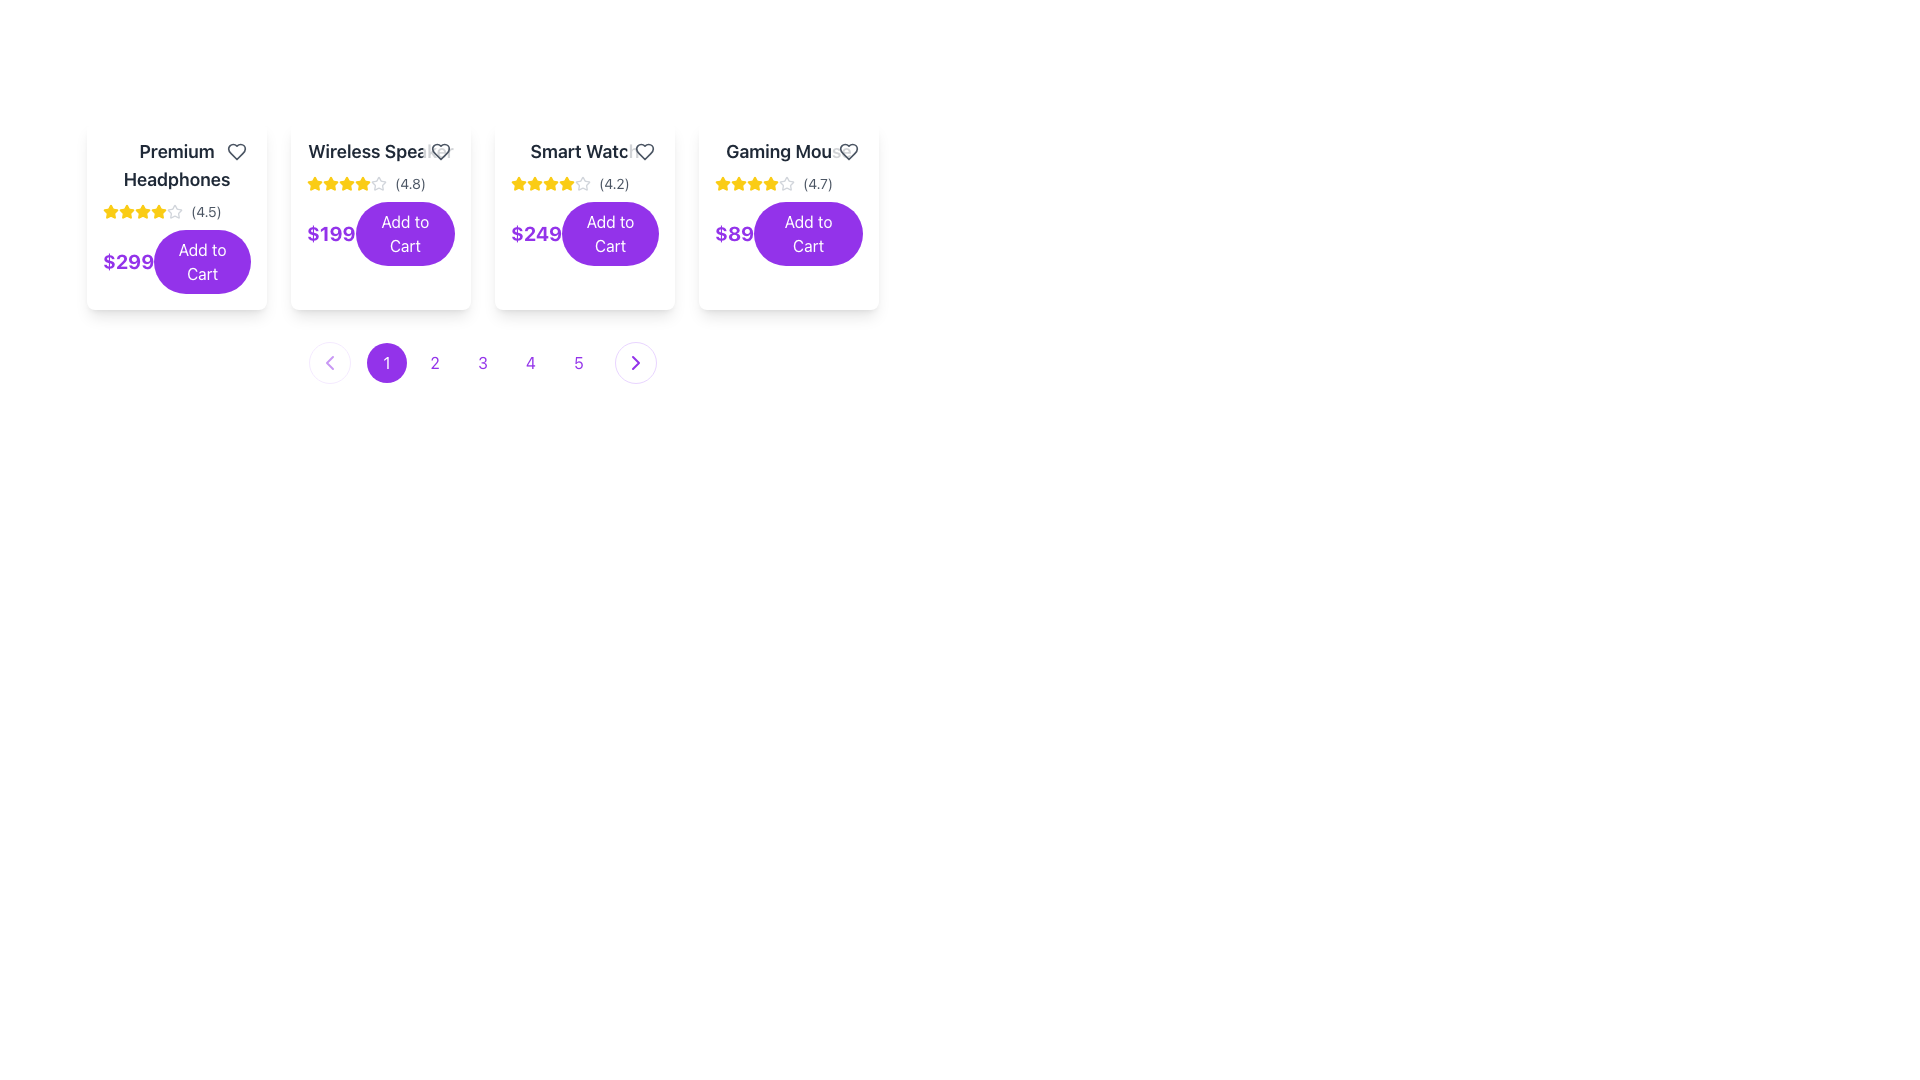  I want to click on the star-shaped icon representing the rating for the 'Gaming Mouse' product card, located at the fourth position in the grid, so click(722, 184).